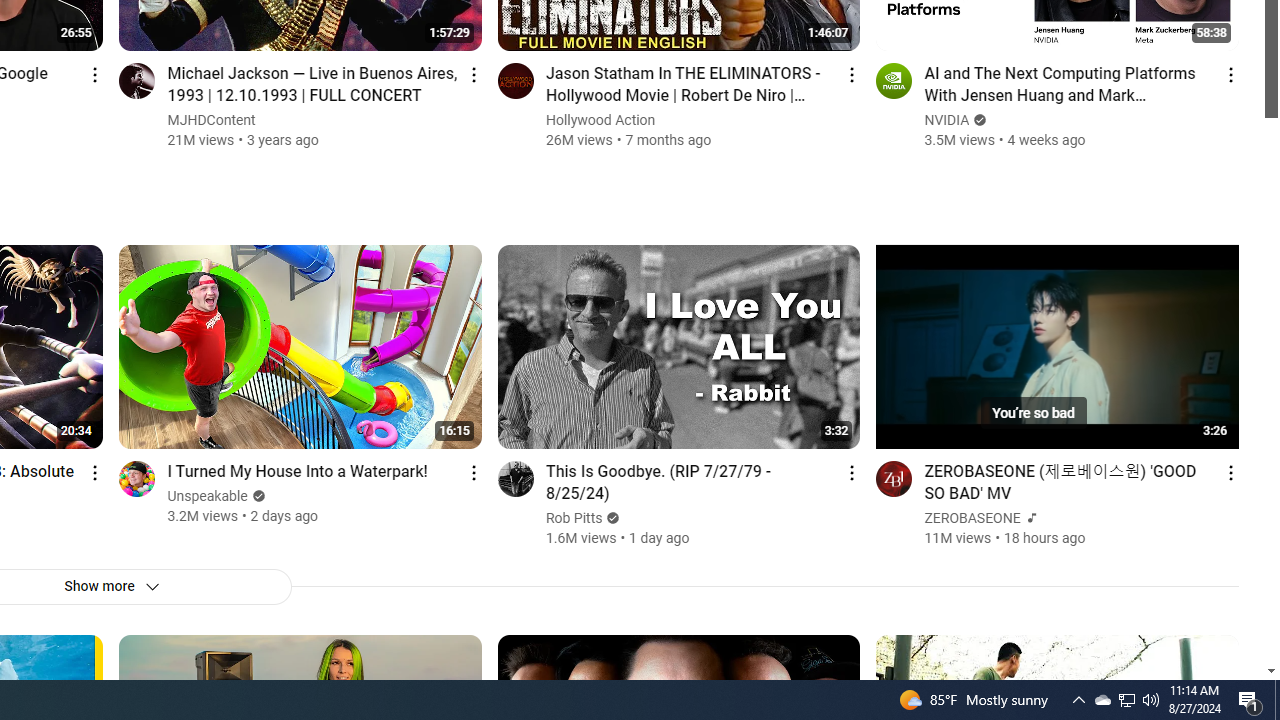 This screenshot has height=720, width=1280. I want to click on 'Official Artist Channel', so click(1029, 517).